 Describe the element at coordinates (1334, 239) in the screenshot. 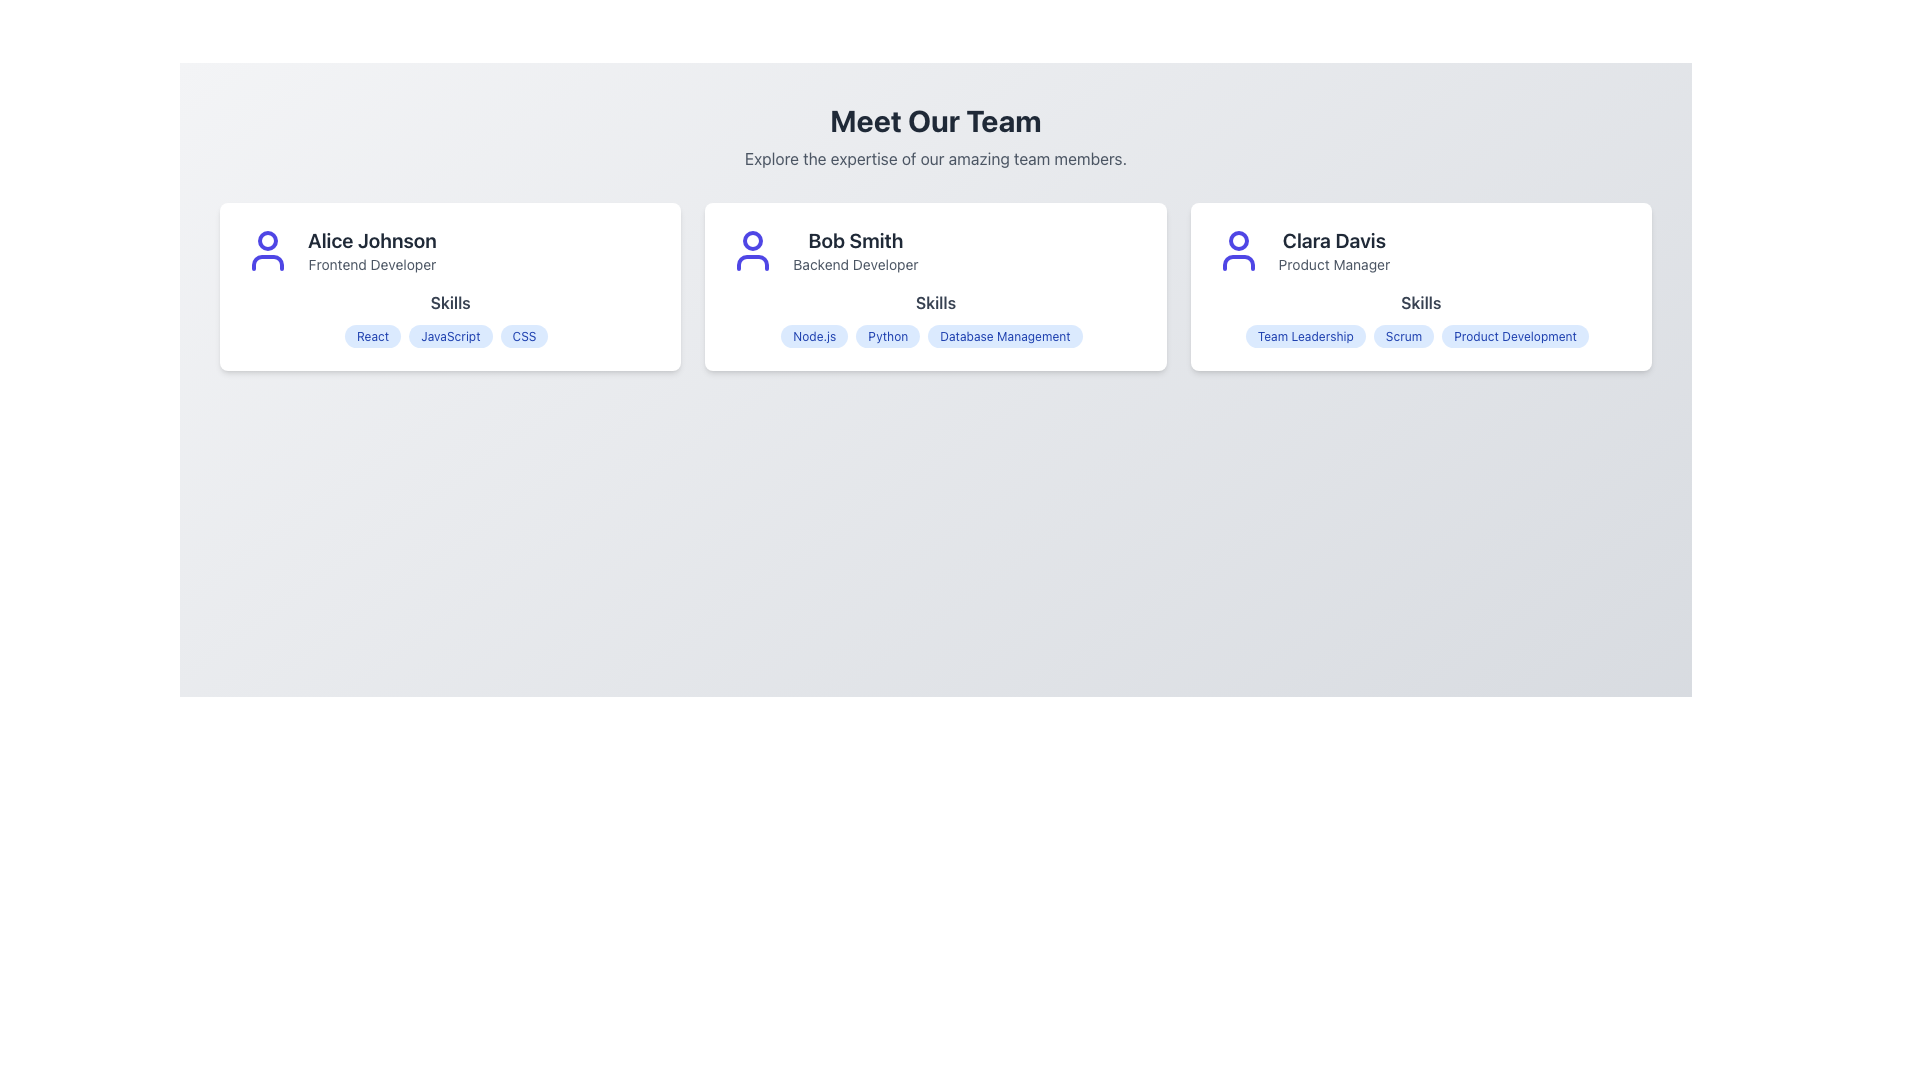

I see `the text element displaying the name of the individual profiled in the card, which is located in the rightmost column of a three-column layout, positioned above the 'Product Manager' label` at that location.